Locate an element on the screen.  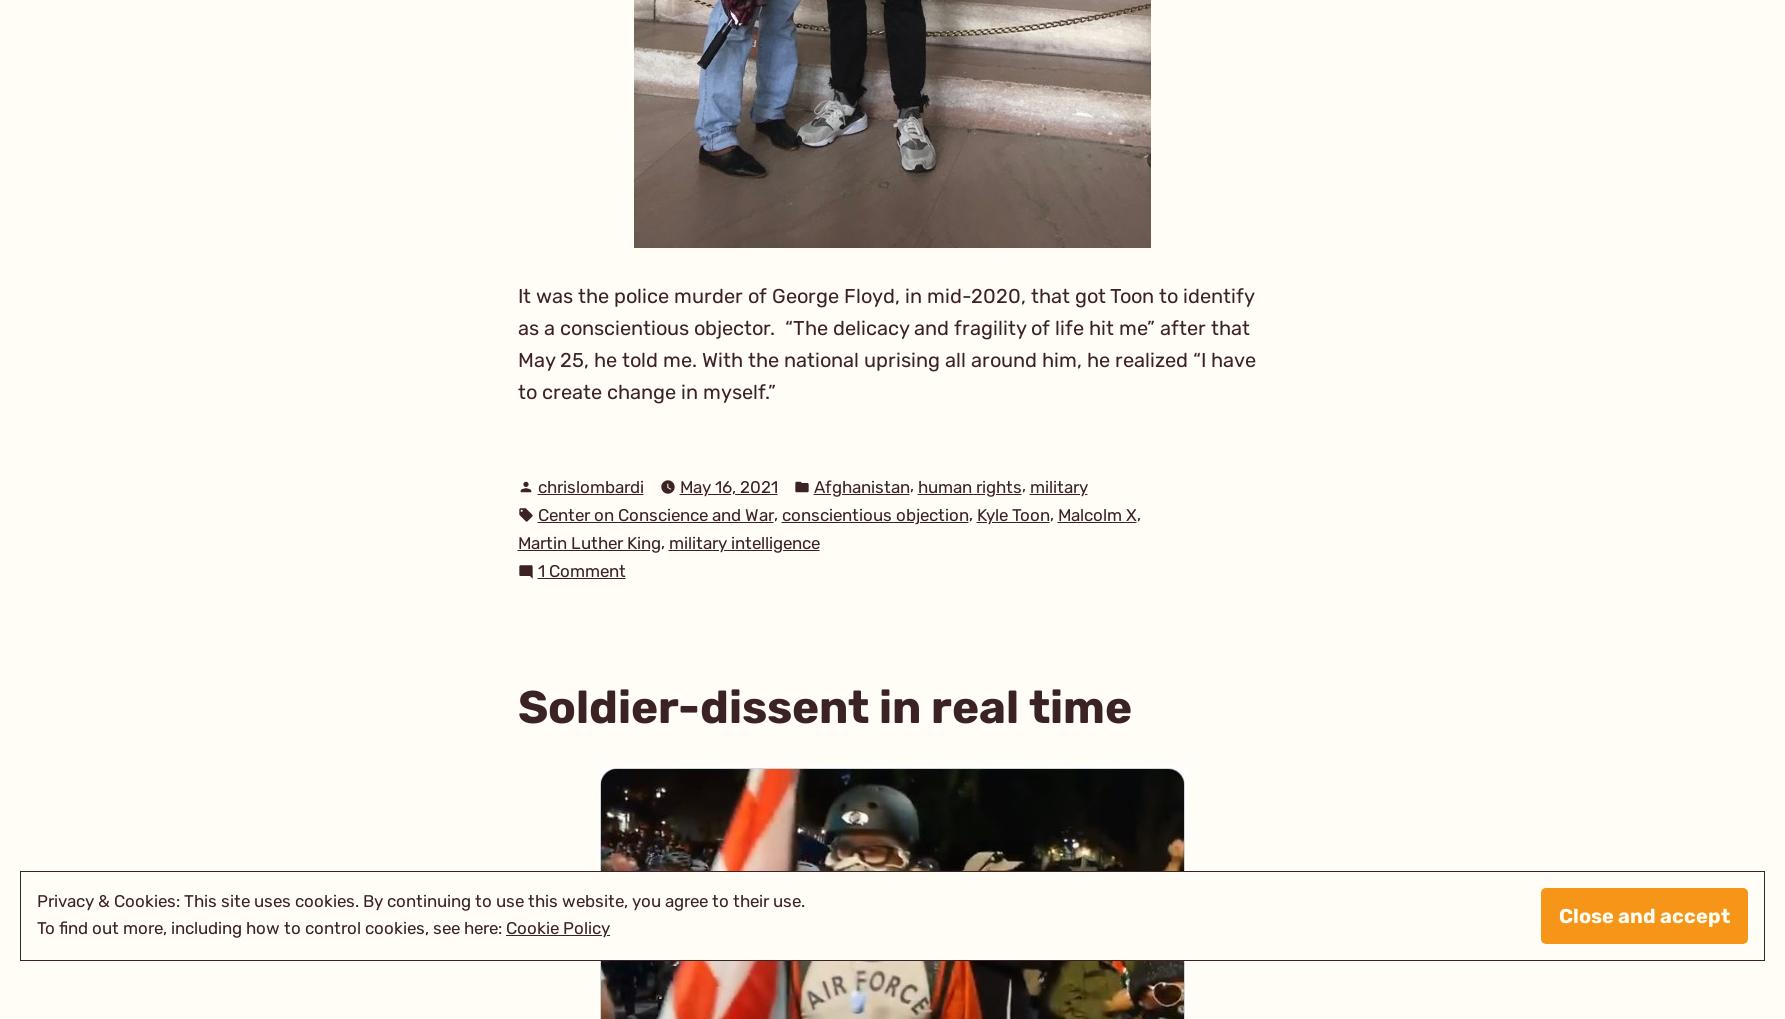
'To find out more, including how to control cookies, see here:' is located at coordinates (36, 927).